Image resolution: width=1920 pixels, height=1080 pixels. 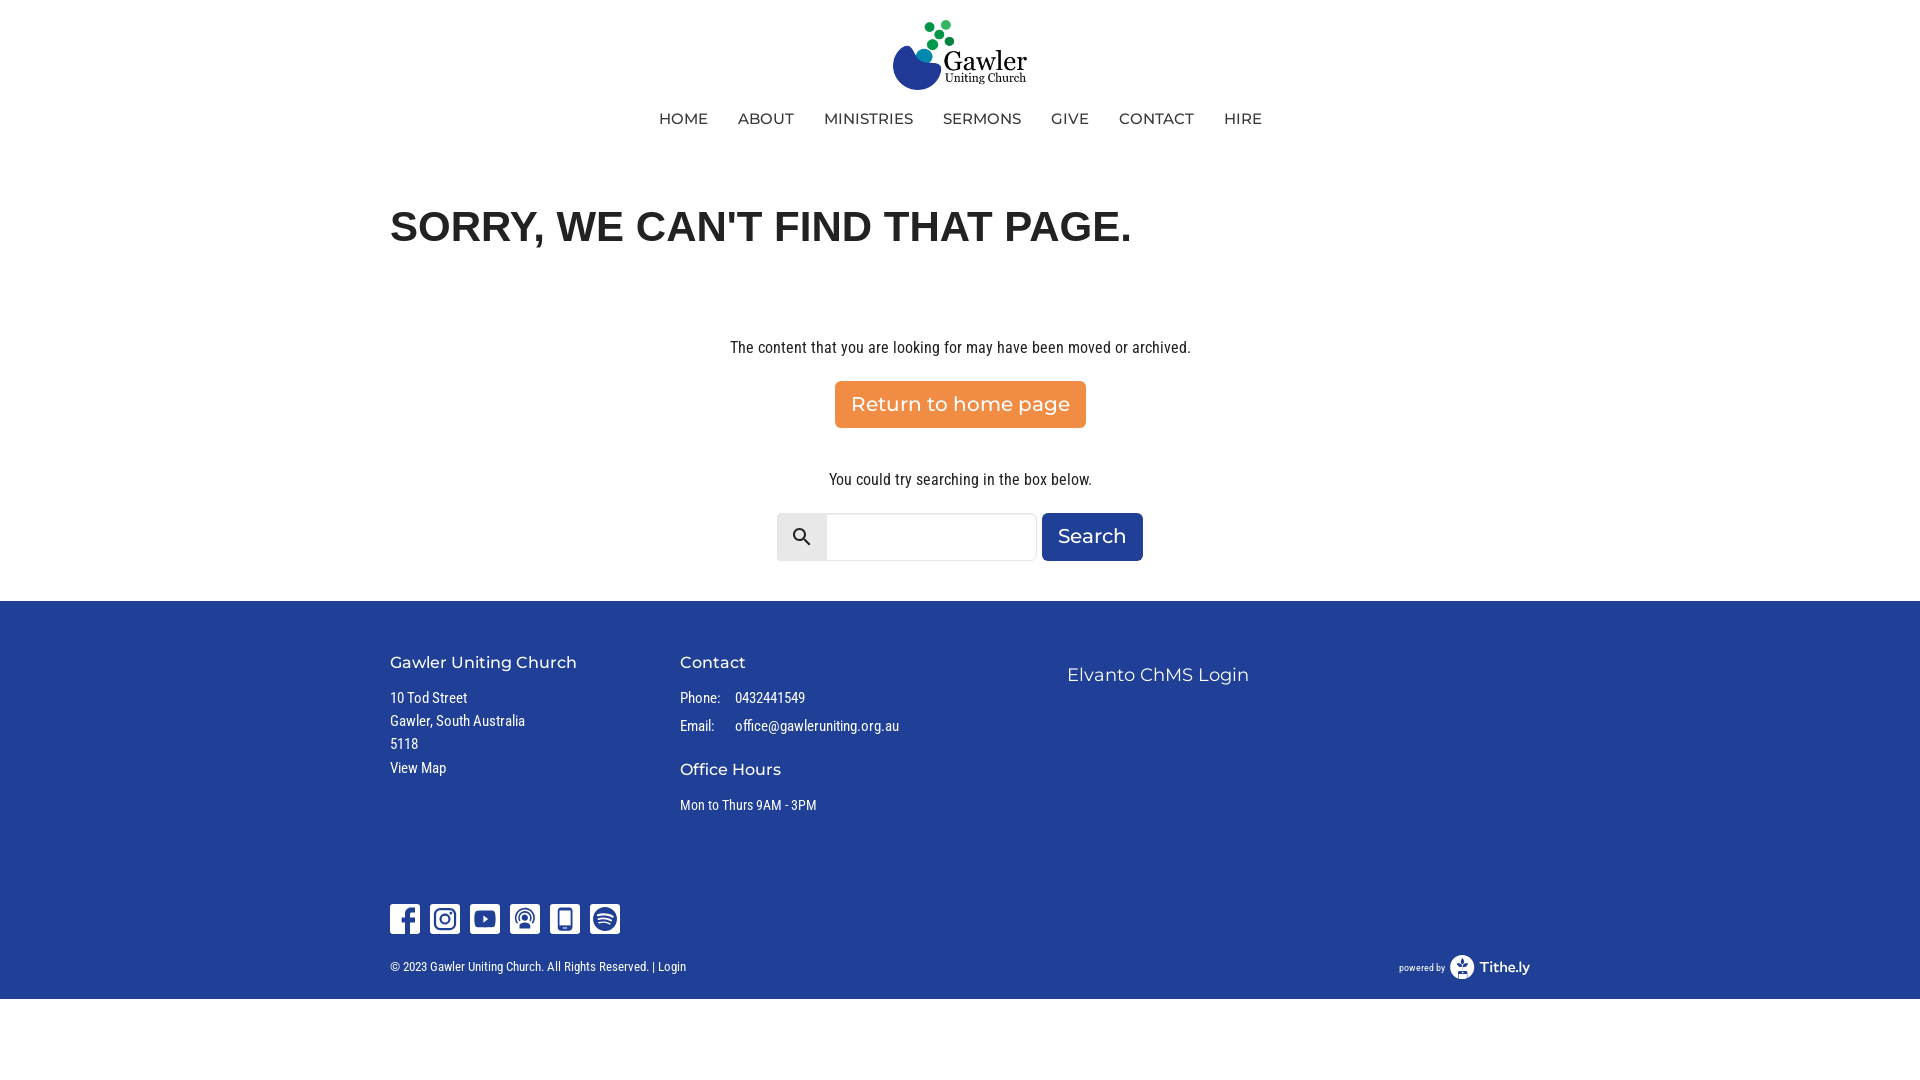 I want to click on 'powered by, so click(x=1464, y=966).